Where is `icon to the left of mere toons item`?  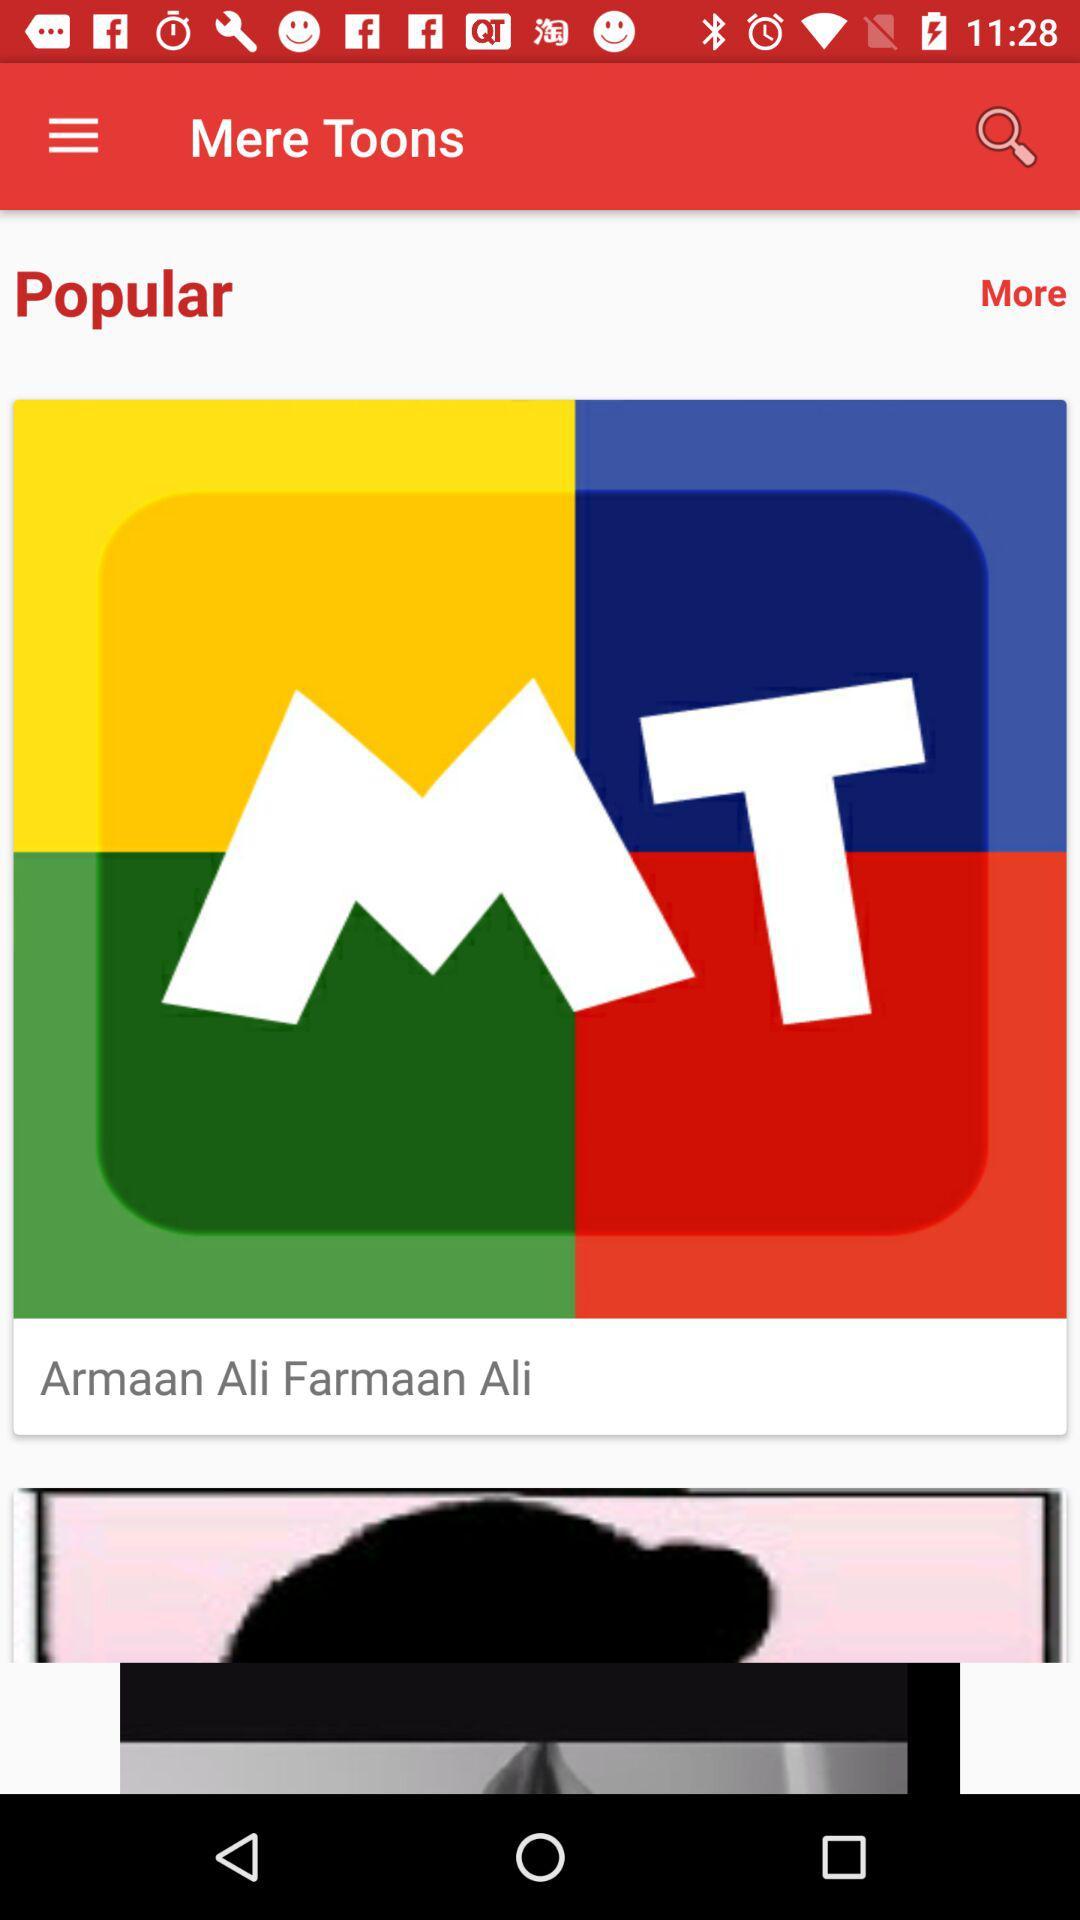 icon to the left of mere toons item is located at coordinates (72, 135).